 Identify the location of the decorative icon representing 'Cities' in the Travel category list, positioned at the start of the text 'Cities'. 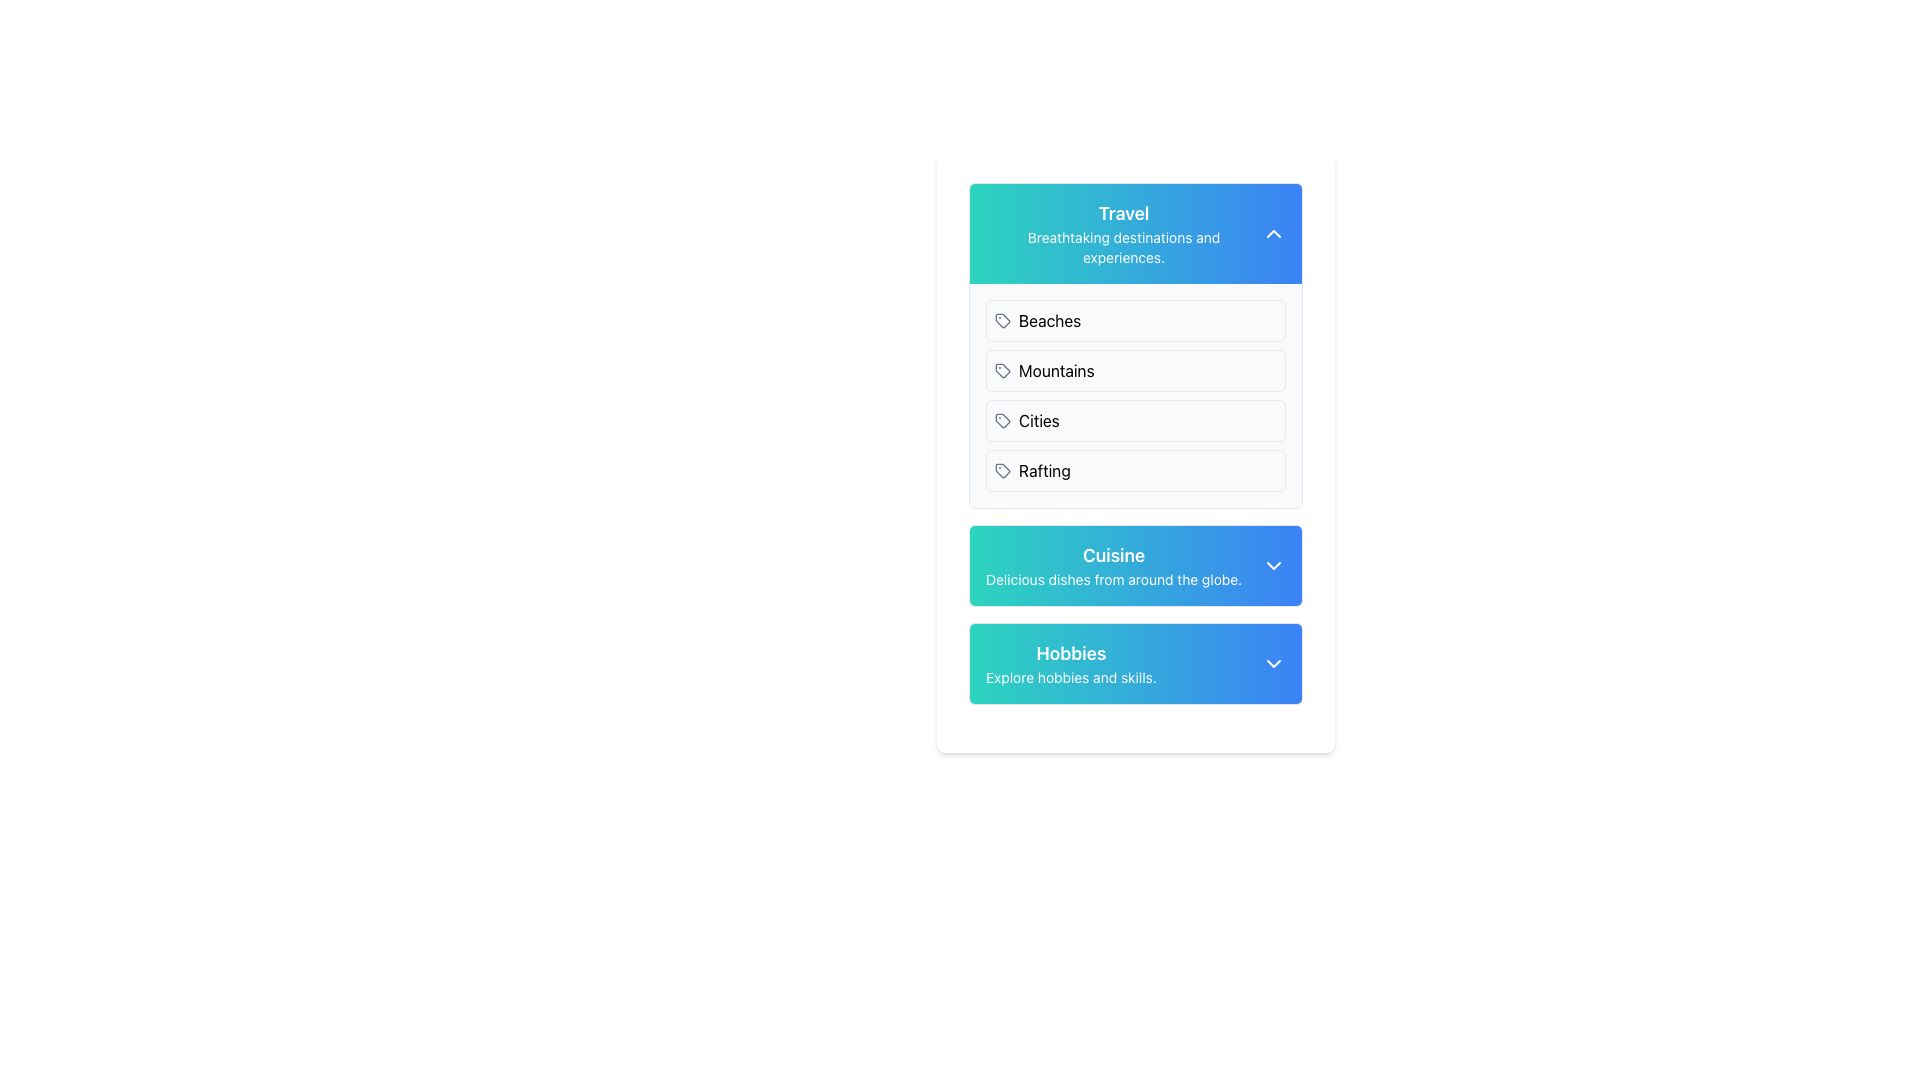
(1003, 419).